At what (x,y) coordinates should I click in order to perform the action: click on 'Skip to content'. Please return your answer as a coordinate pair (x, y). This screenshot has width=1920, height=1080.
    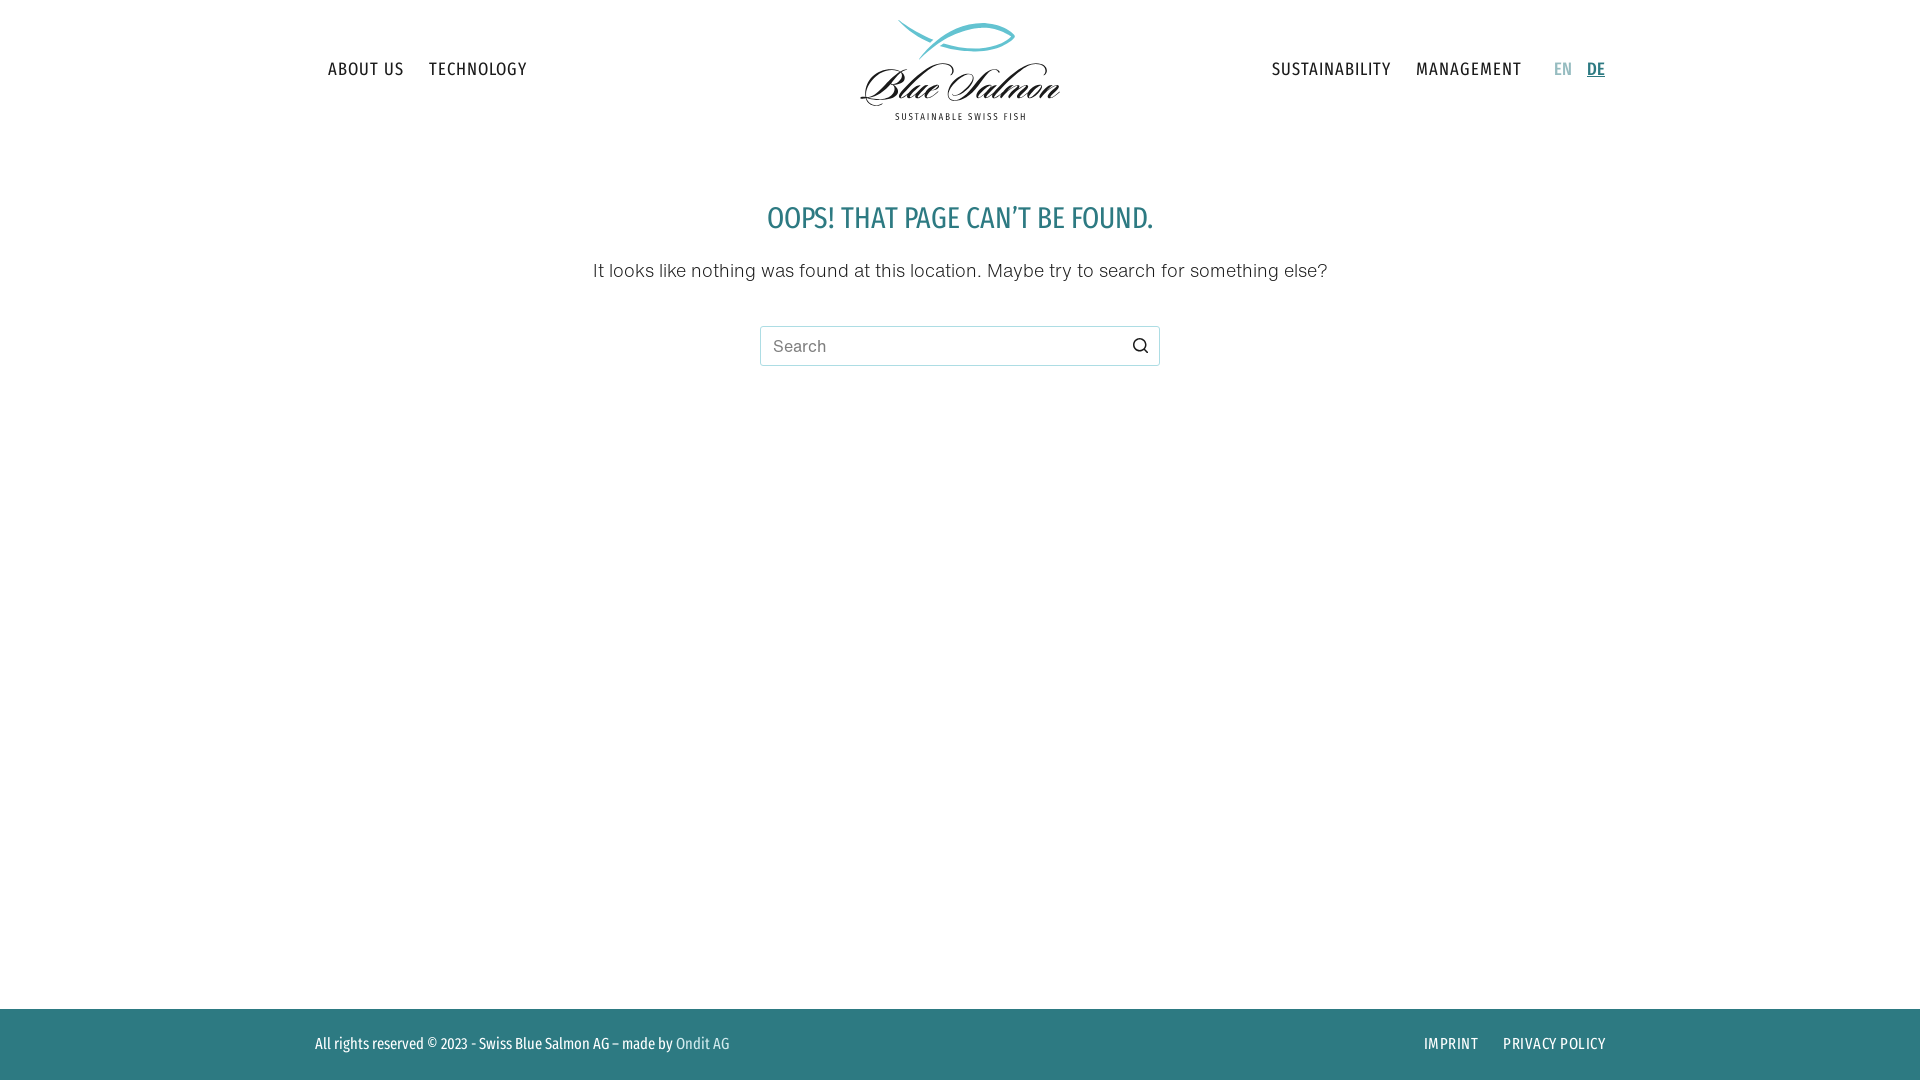
    Looking at the image, I should click on (0, 10).